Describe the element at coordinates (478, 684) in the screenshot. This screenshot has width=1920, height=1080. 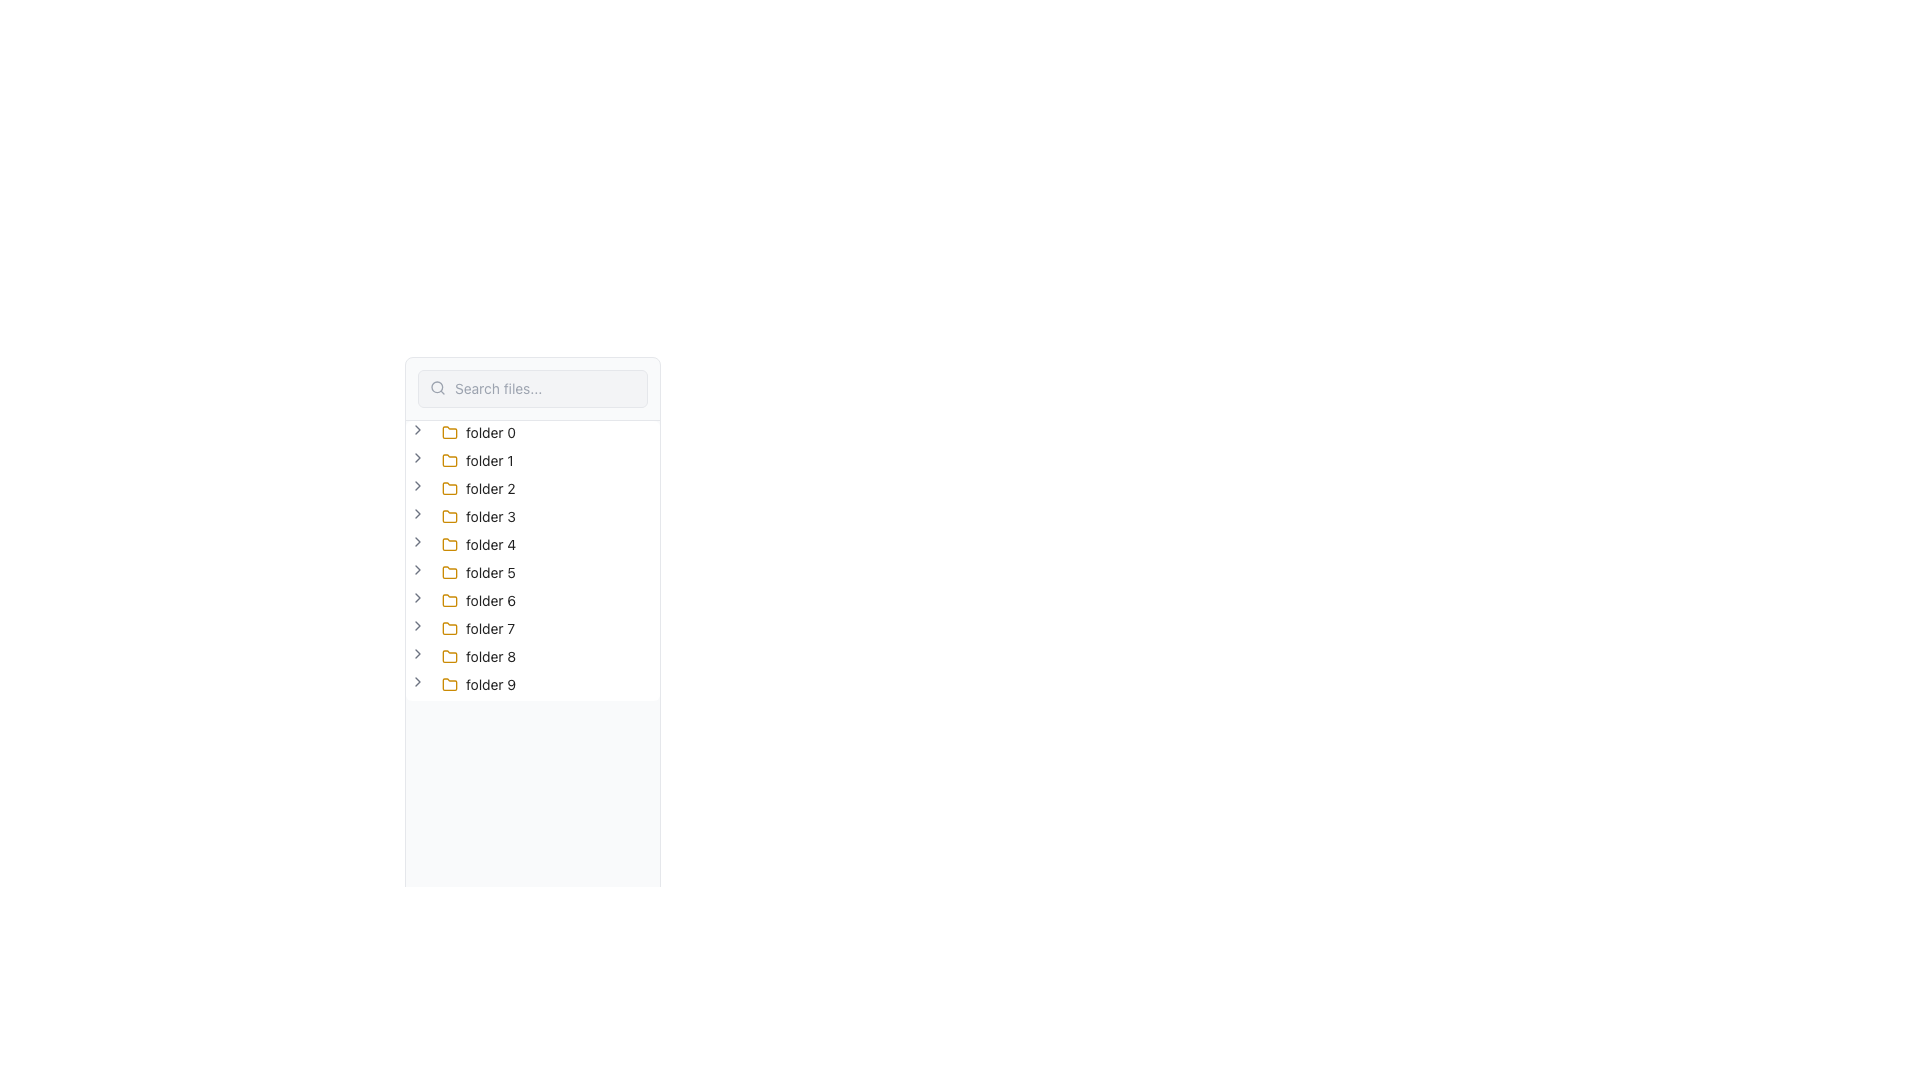
I see `the Tree view node item representing the folder named 'folder 9'` at that location.